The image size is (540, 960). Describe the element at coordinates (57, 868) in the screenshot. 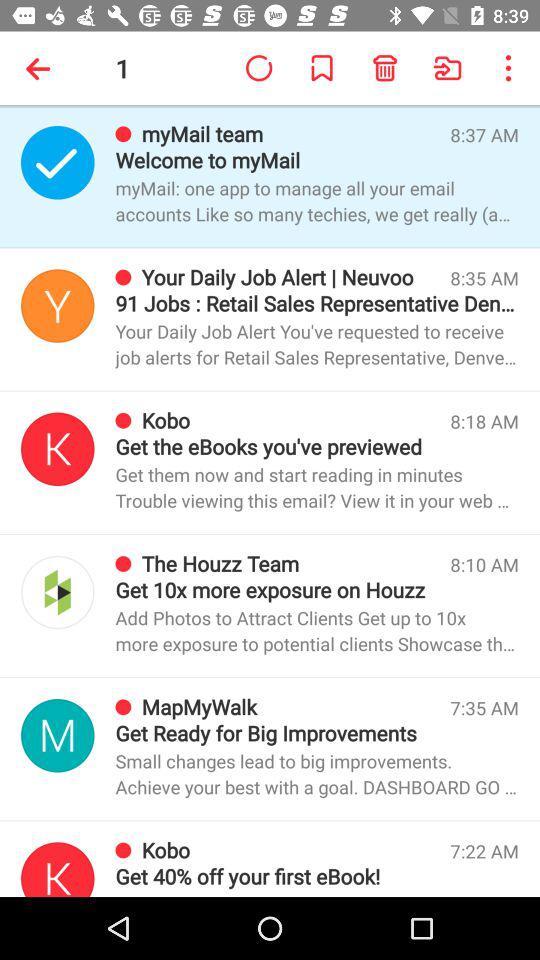

I see `profile information` at that location.